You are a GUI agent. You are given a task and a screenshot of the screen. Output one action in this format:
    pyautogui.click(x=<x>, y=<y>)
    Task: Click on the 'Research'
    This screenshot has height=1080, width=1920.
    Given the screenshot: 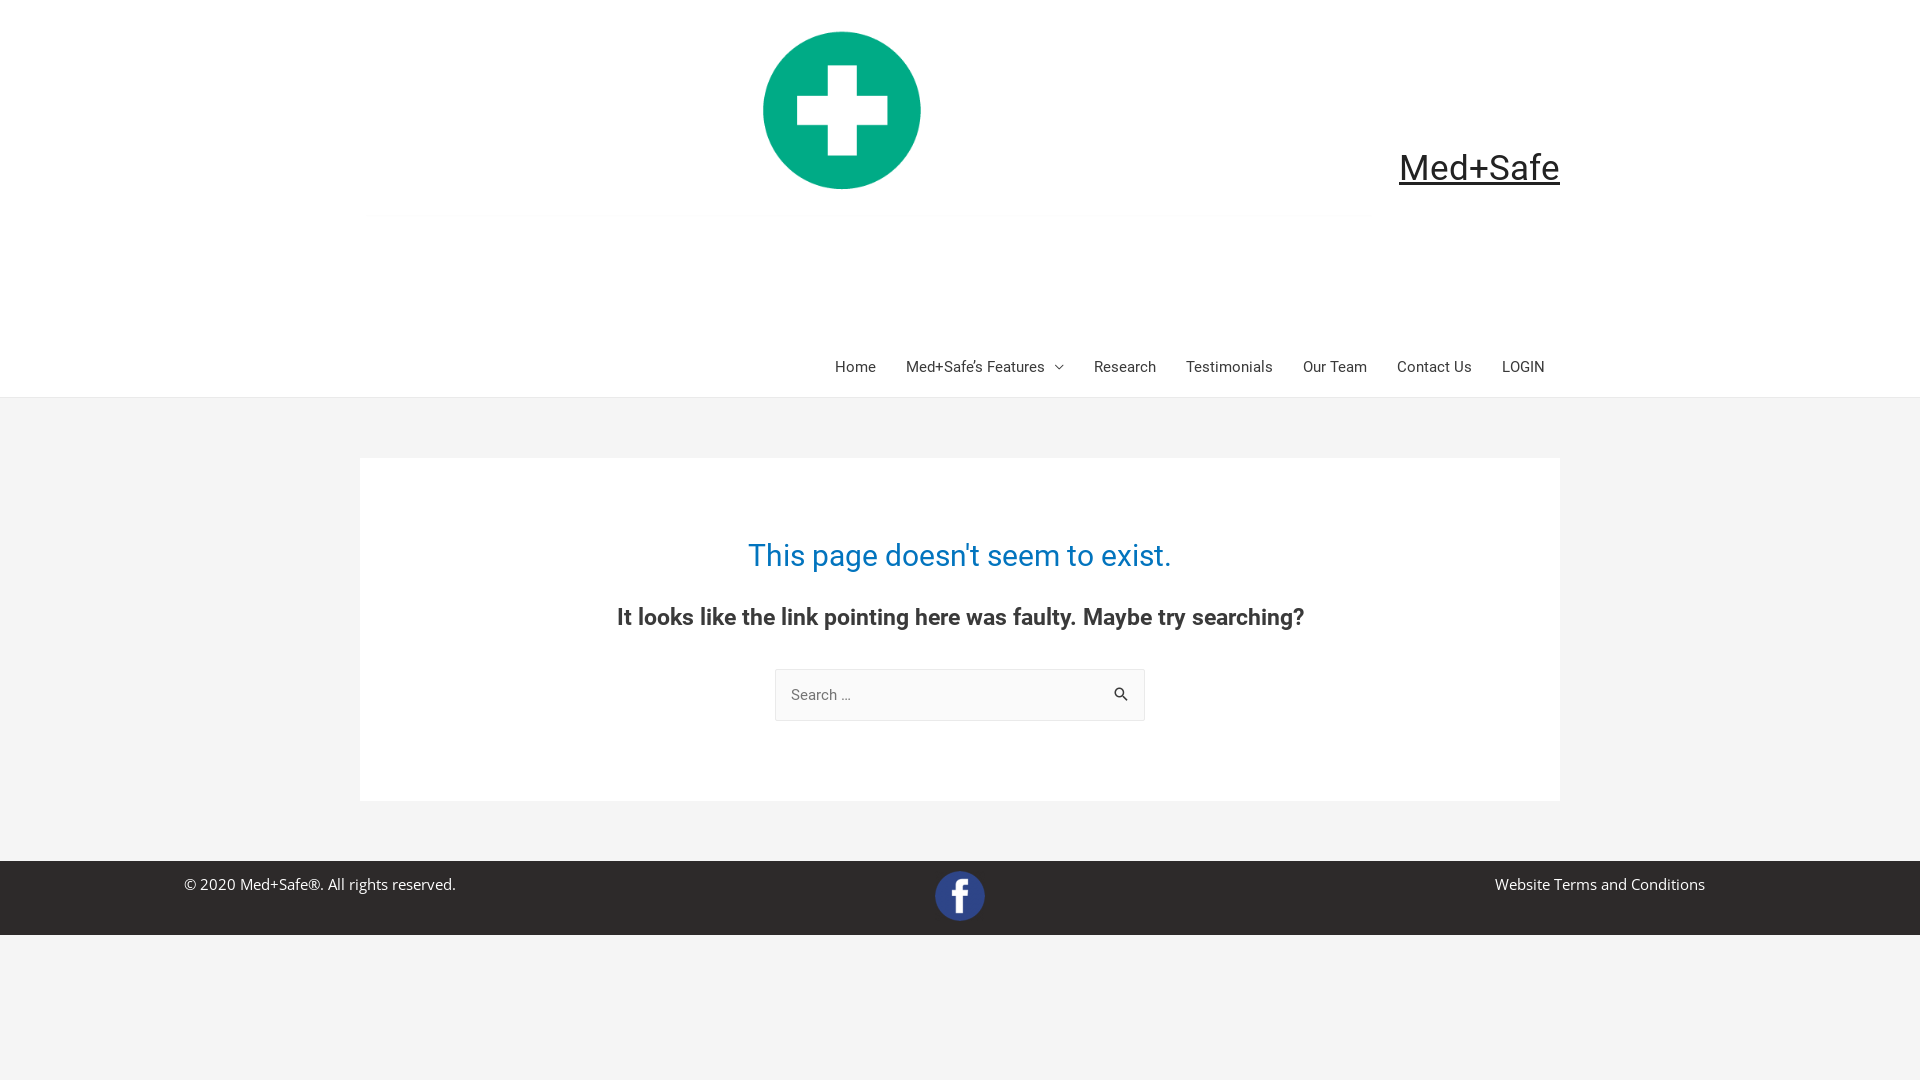 What is the action you would take?
    pyautogui.click(x=1124, y=366)
    